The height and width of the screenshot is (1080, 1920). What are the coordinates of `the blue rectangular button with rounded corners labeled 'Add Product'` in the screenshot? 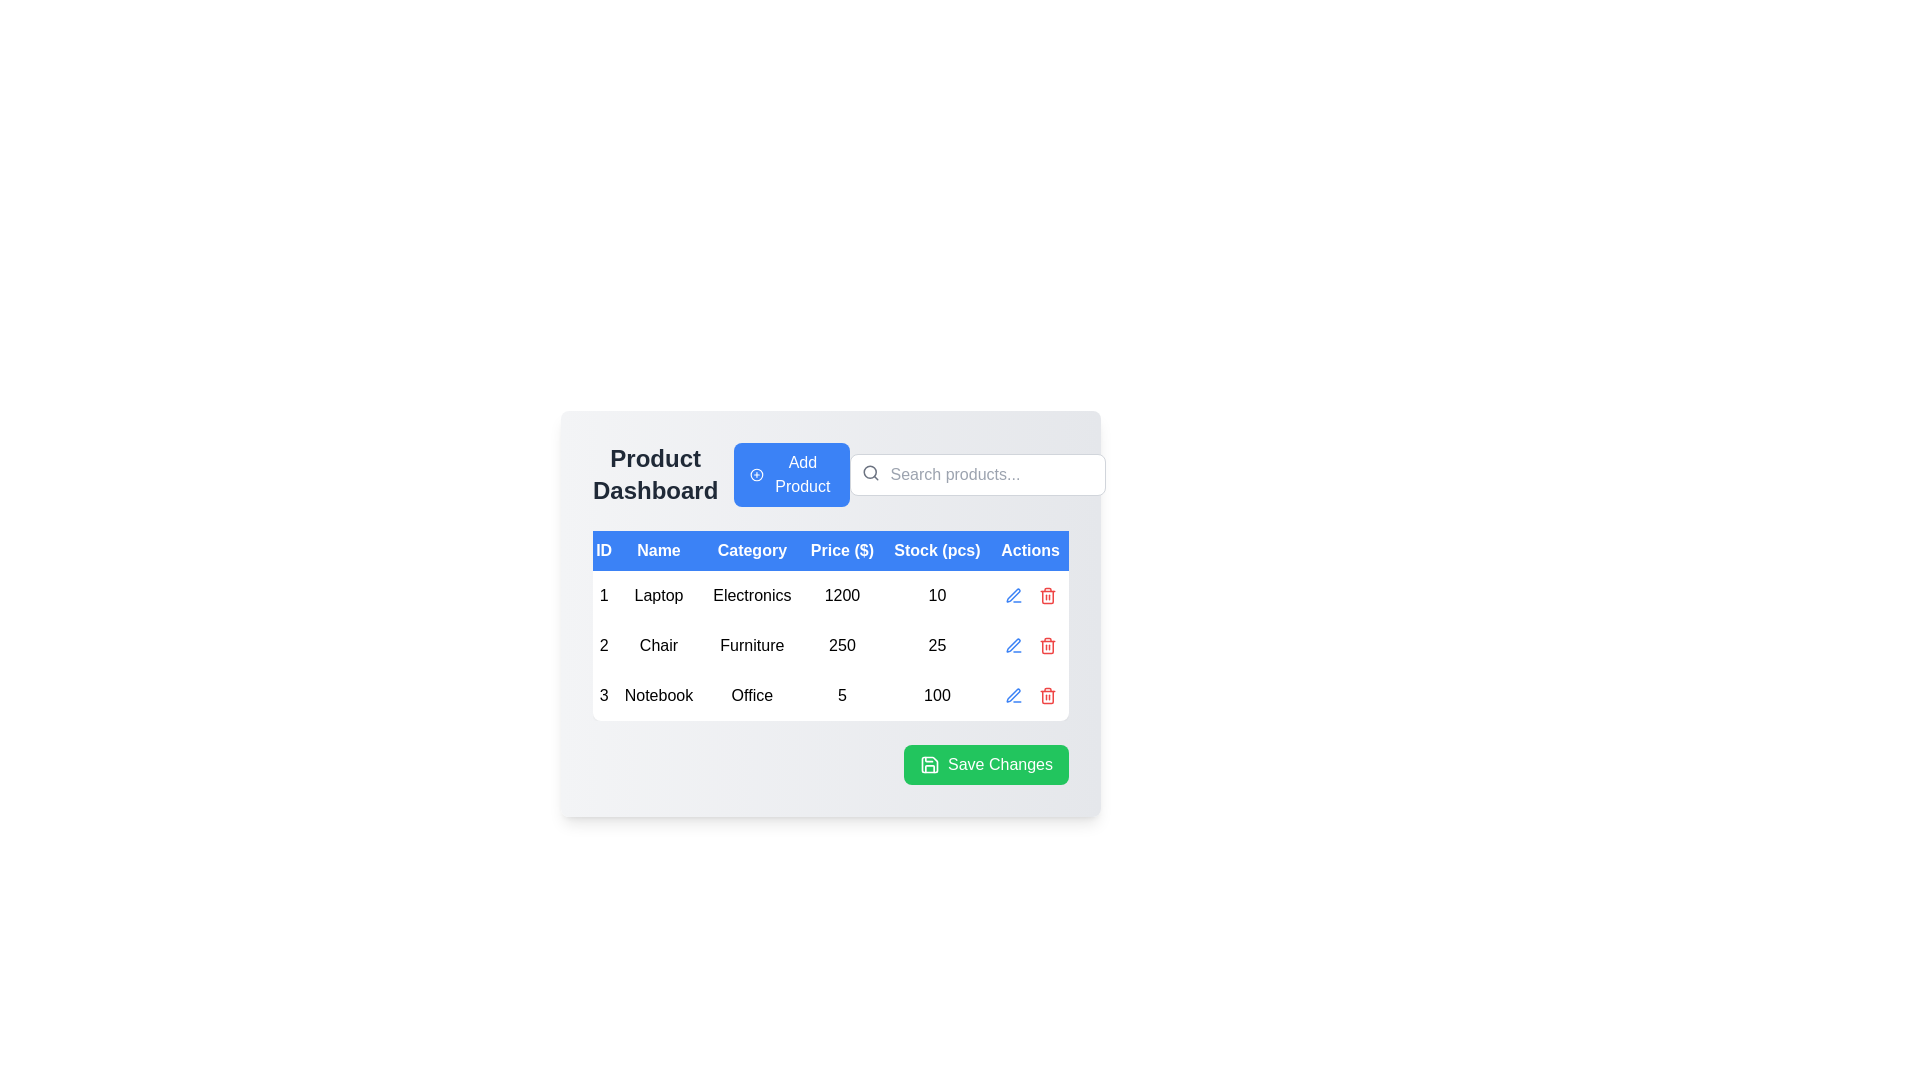 It's located at (830, 474).